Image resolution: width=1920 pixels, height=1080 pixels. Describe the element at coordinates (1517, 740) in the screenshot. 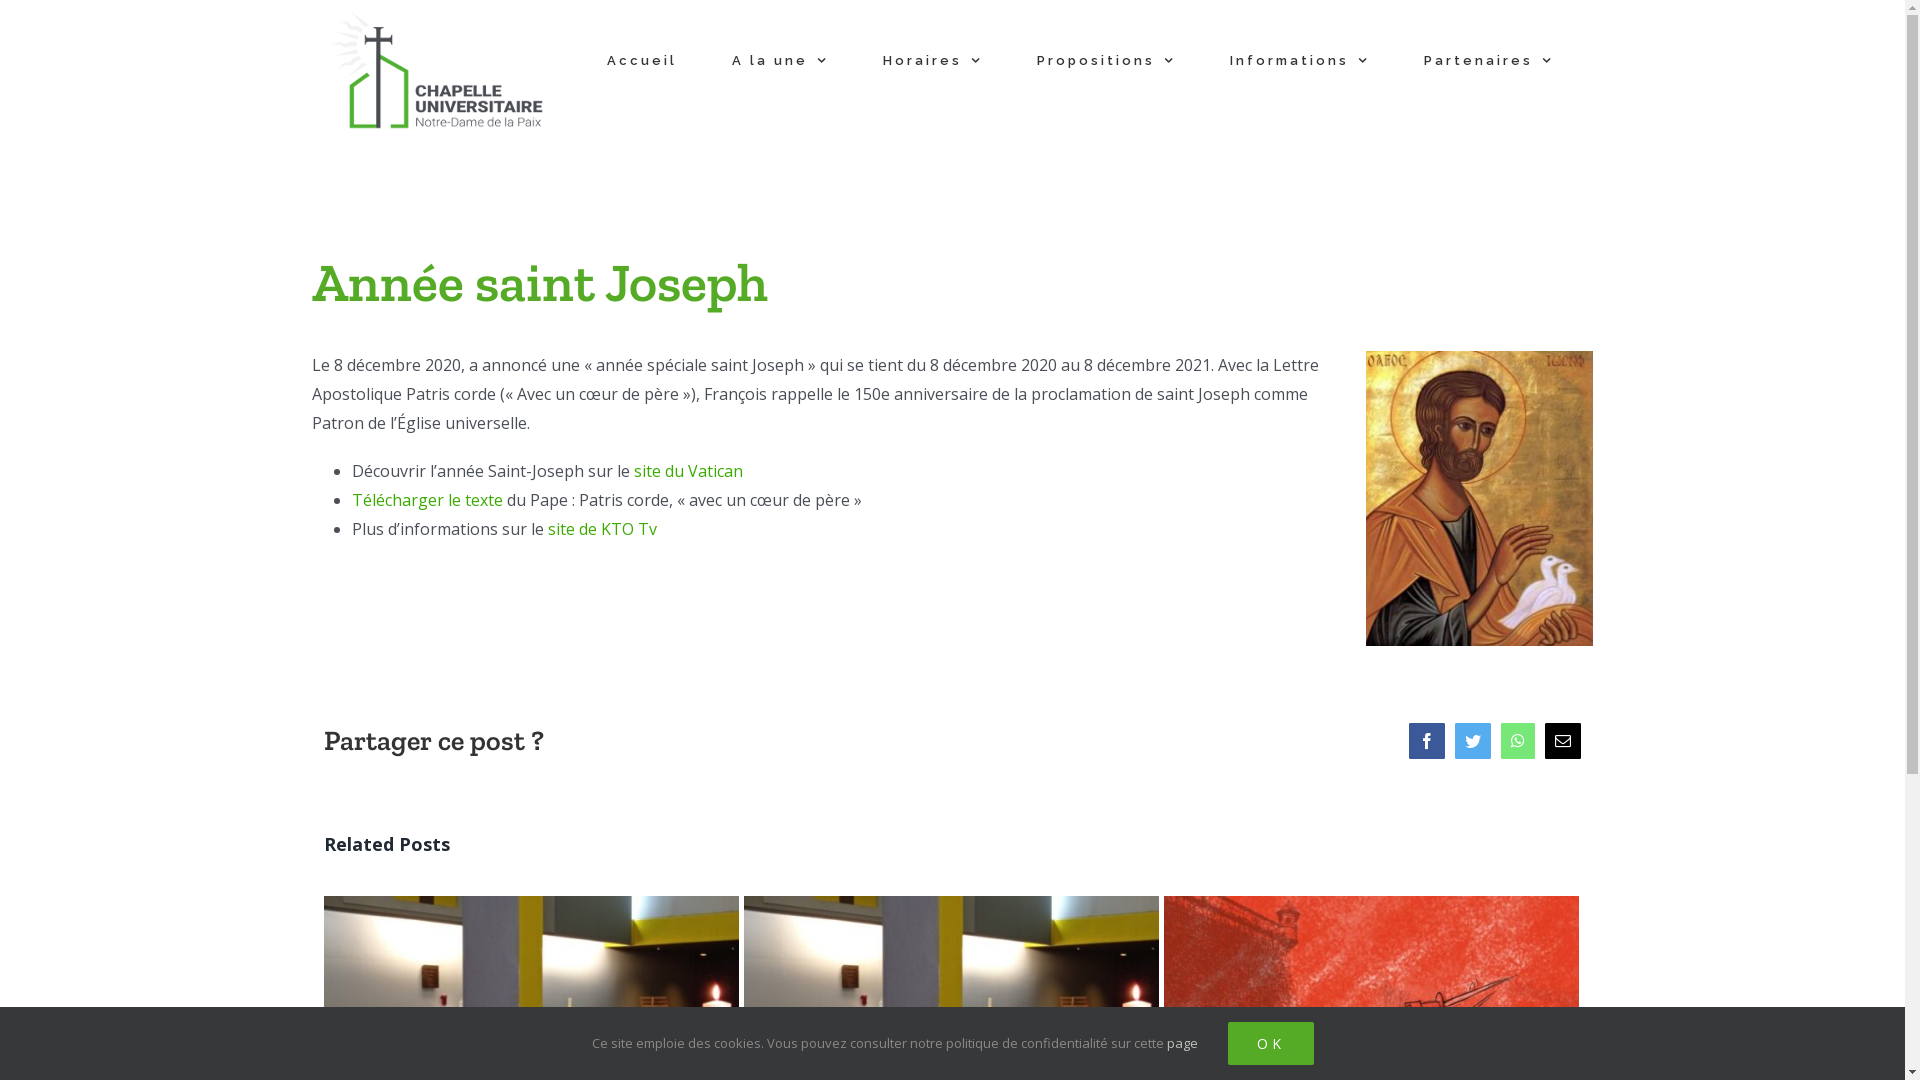

I see `'WhatsApp'` at that location.